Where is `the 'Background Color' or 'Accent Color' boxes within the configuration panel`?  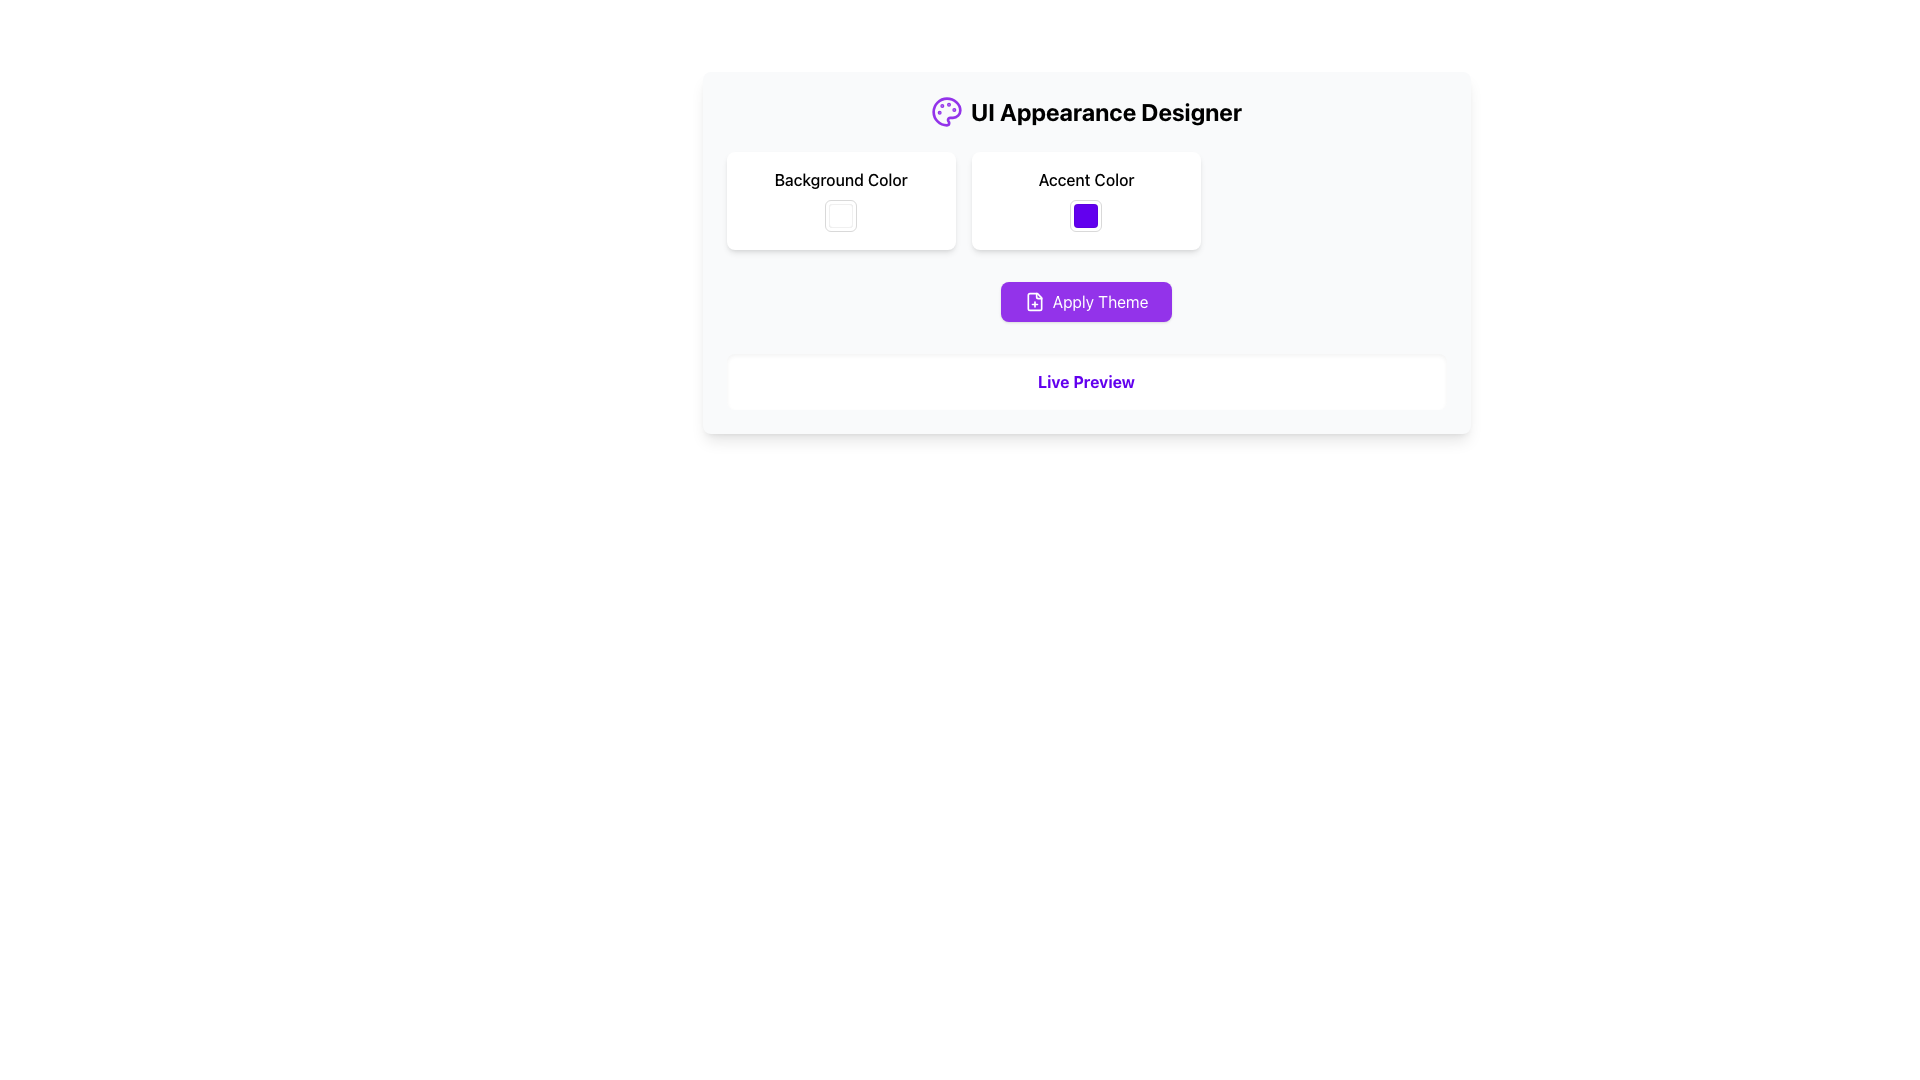 the 'Background Color' or 'Accent Color' boxes within the configuration panel is located at coordinates (1085, 252).